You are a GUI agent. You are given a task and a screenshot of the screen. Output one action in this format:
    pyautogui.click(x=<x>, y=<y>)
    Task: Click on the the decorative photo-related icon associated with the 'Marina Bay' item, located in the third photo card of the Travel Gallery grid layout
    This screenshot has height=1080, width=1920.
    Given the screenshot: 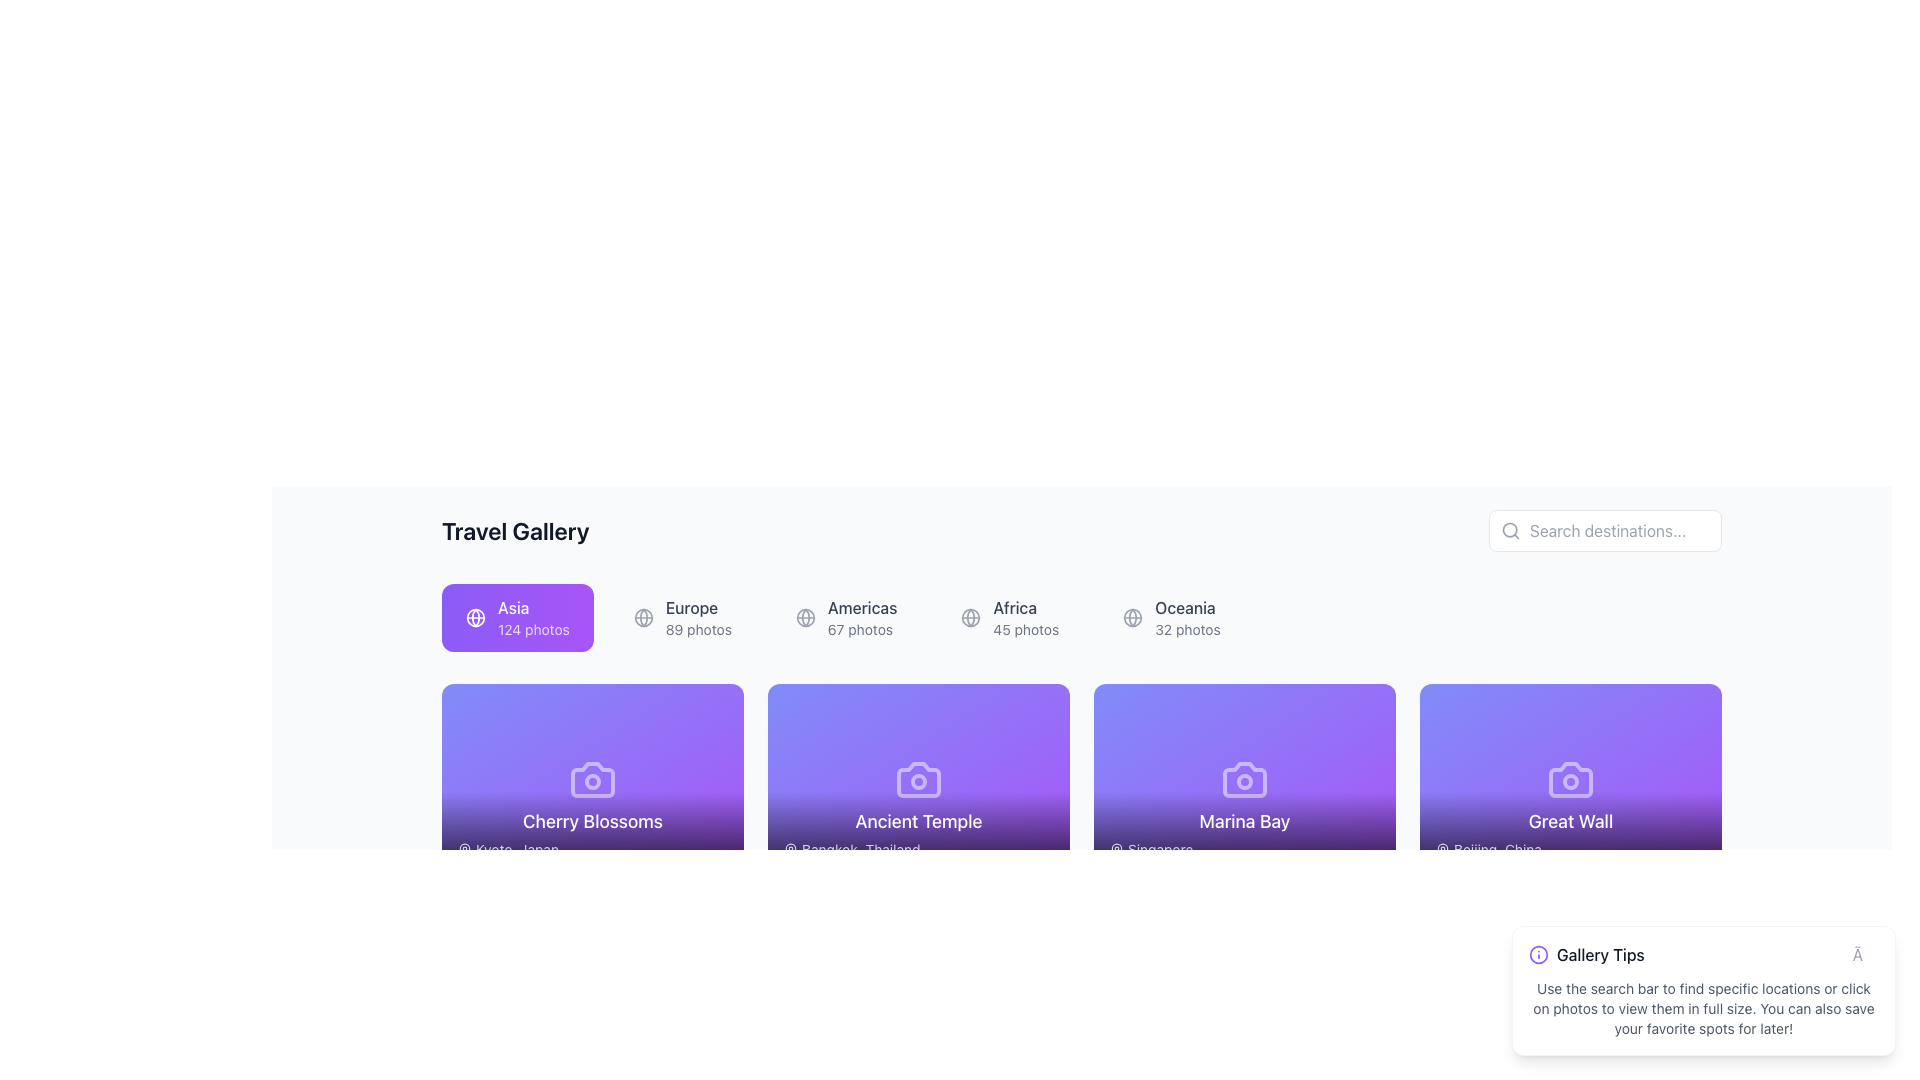 What is the action you would take?
    pyautogui.click(x=1243, y=778)
    